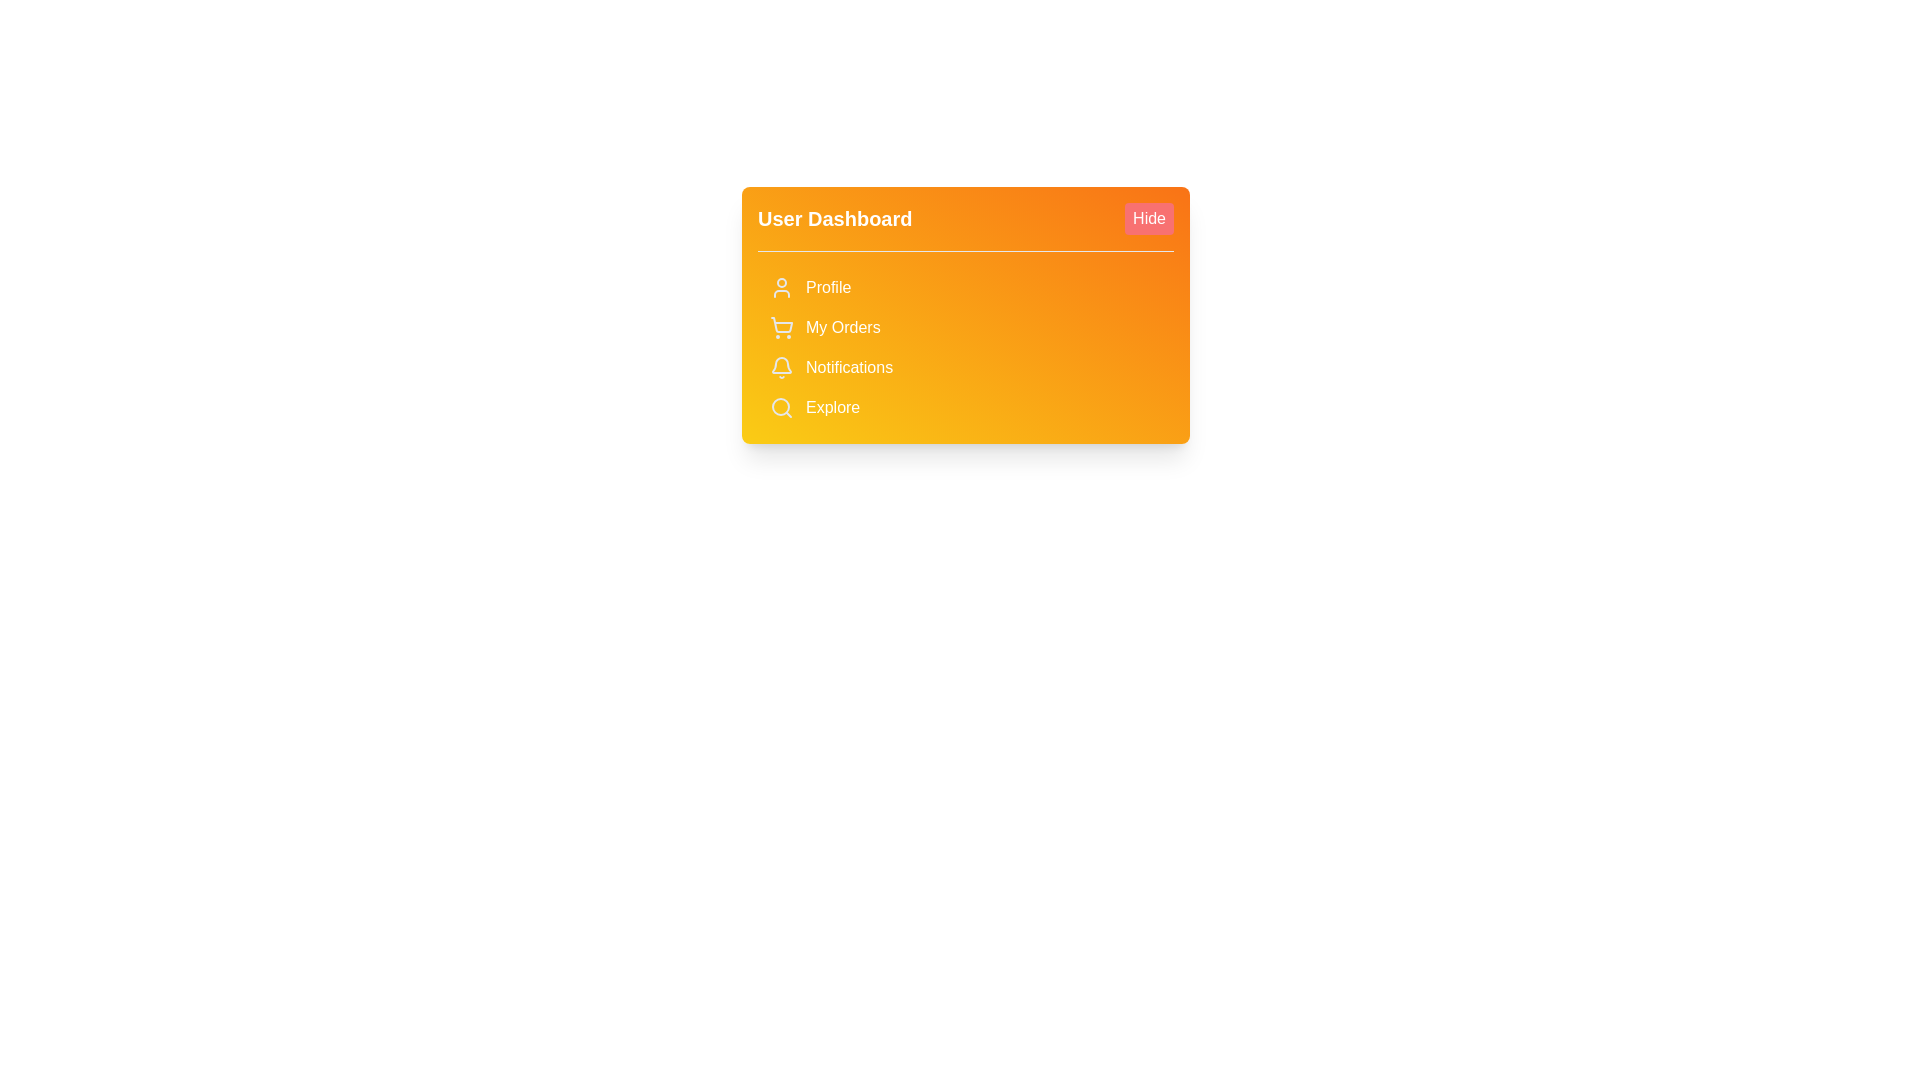  What do you see at coordinates (965, 326) in the screenshot?
I see `the 'My Orders' button to access the section` at bounding box center [965, 326].